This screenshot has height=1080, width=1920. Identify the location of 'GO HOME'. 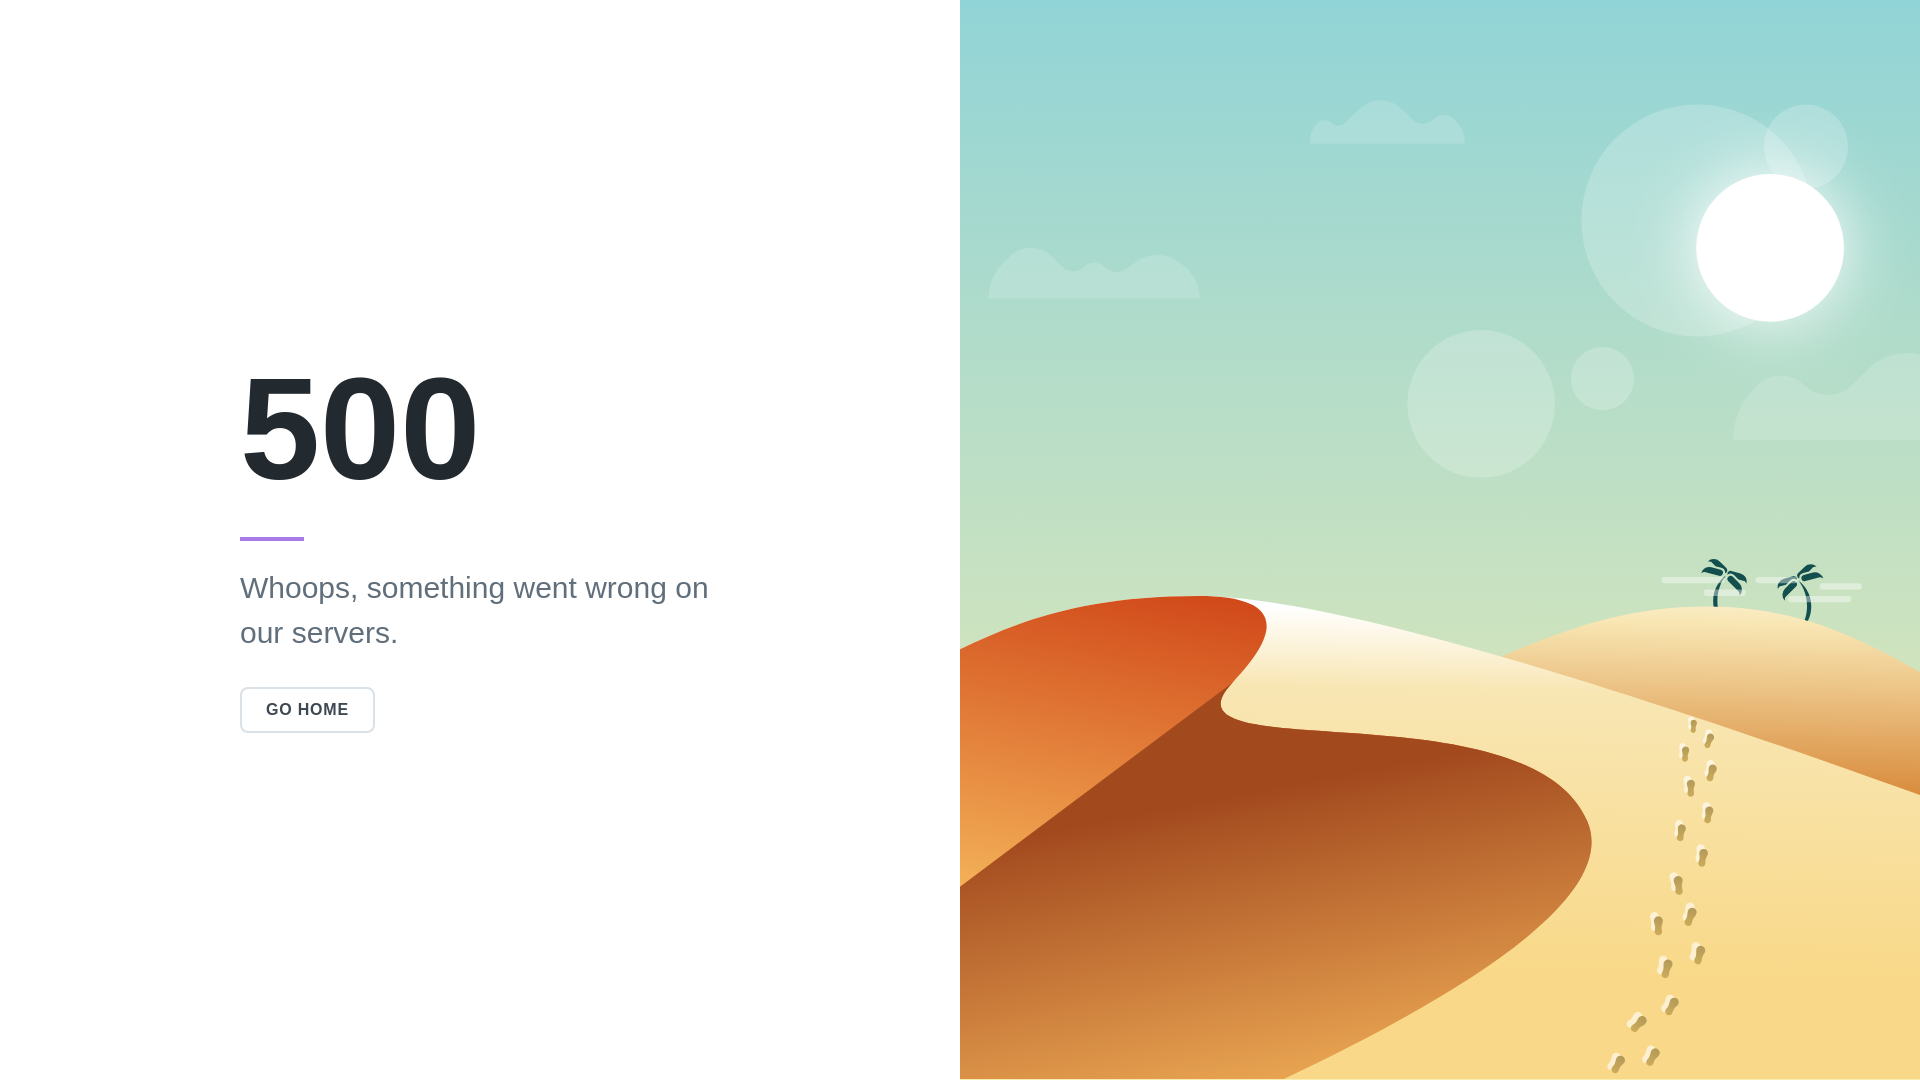
(240, 708).